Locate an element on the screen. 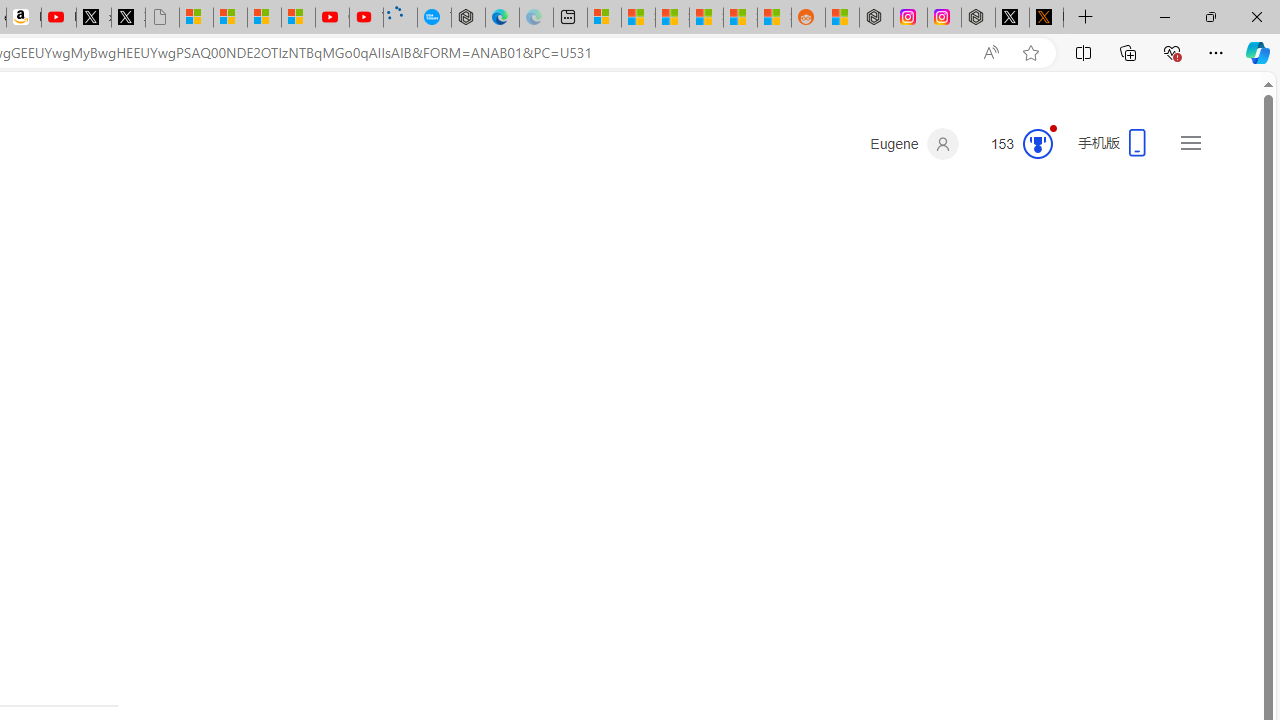 The image size is (1280, 720). 'Browser essentials' is located at coordinates (1171, 51).